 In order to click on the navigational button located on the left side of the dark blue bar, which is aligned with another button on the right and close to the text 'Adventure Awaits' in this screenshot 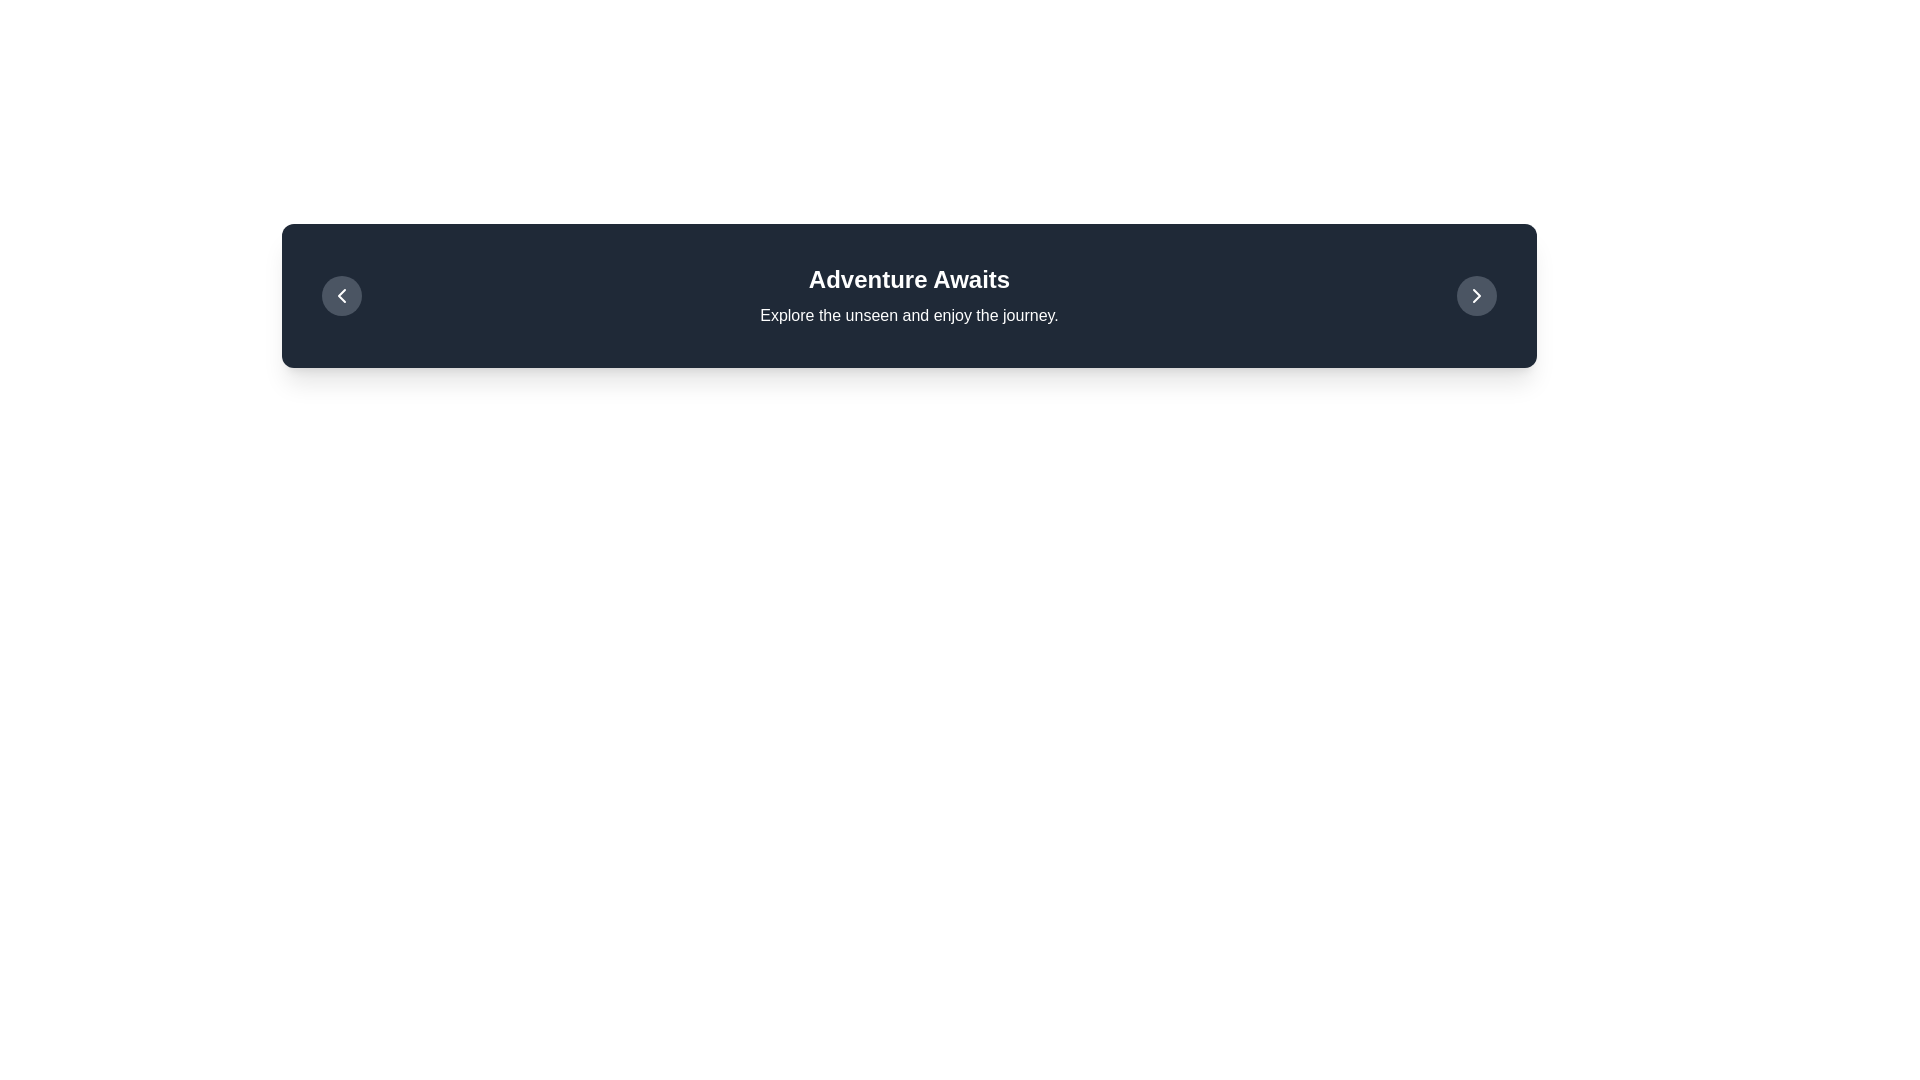, I will do `click(341, 296)`.